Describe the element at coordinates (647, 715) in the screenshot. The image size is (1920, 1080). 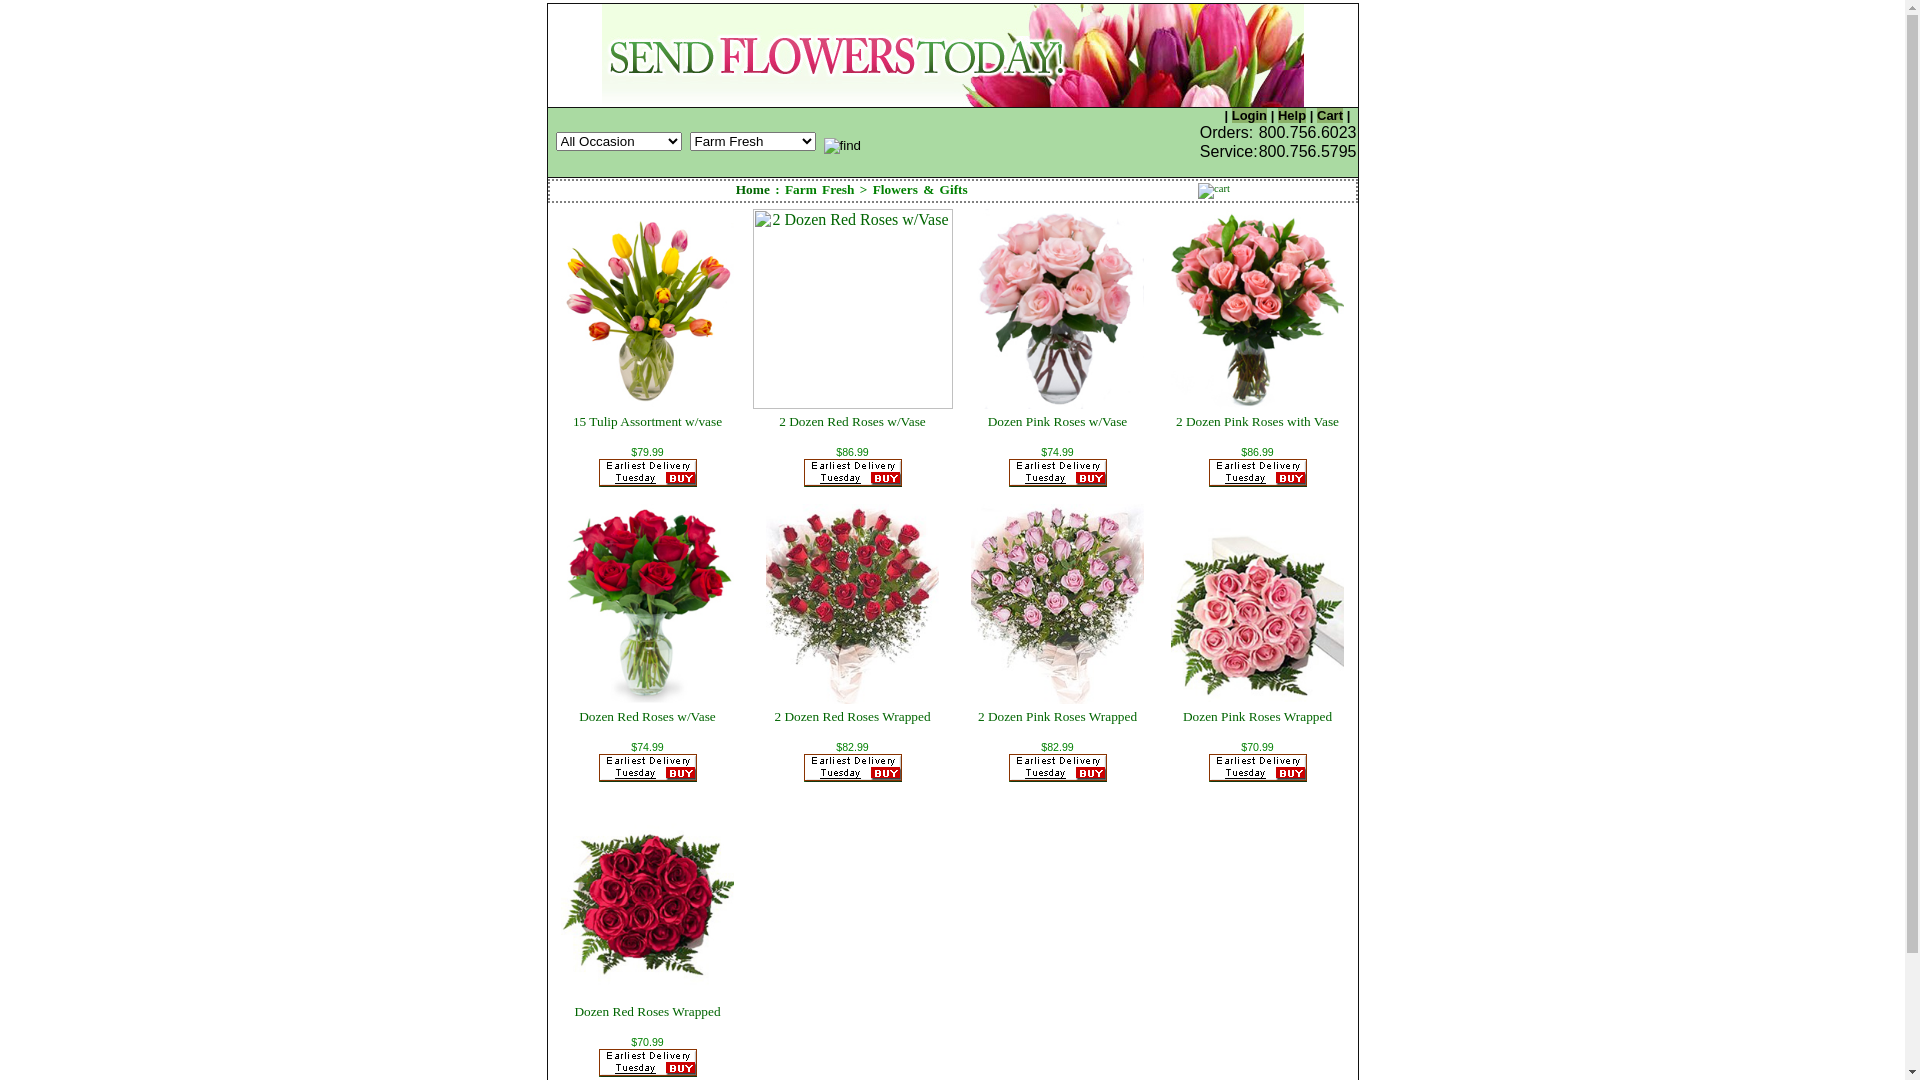
I see `'Dozen Red Roses w/Vase'` at that location.